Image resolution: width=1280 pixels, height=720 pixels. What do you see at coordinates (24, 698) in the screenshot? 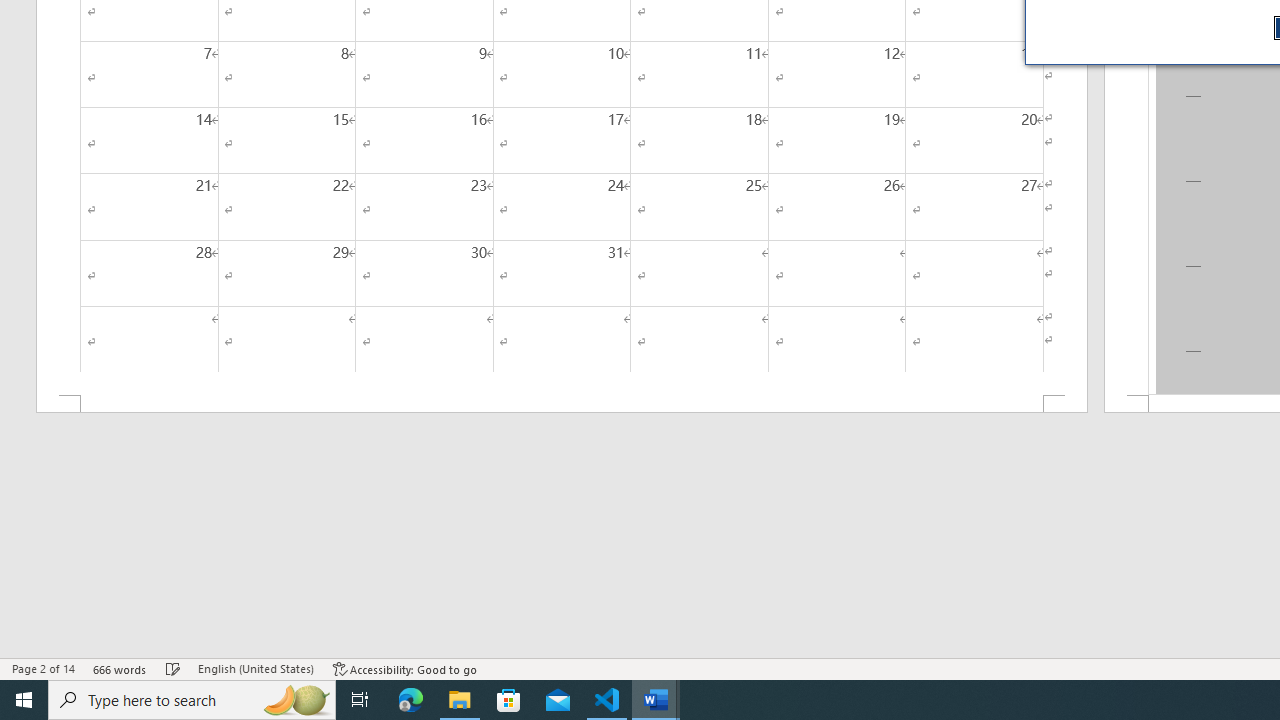
I see `'Start'` at bounding box center [24, 698].